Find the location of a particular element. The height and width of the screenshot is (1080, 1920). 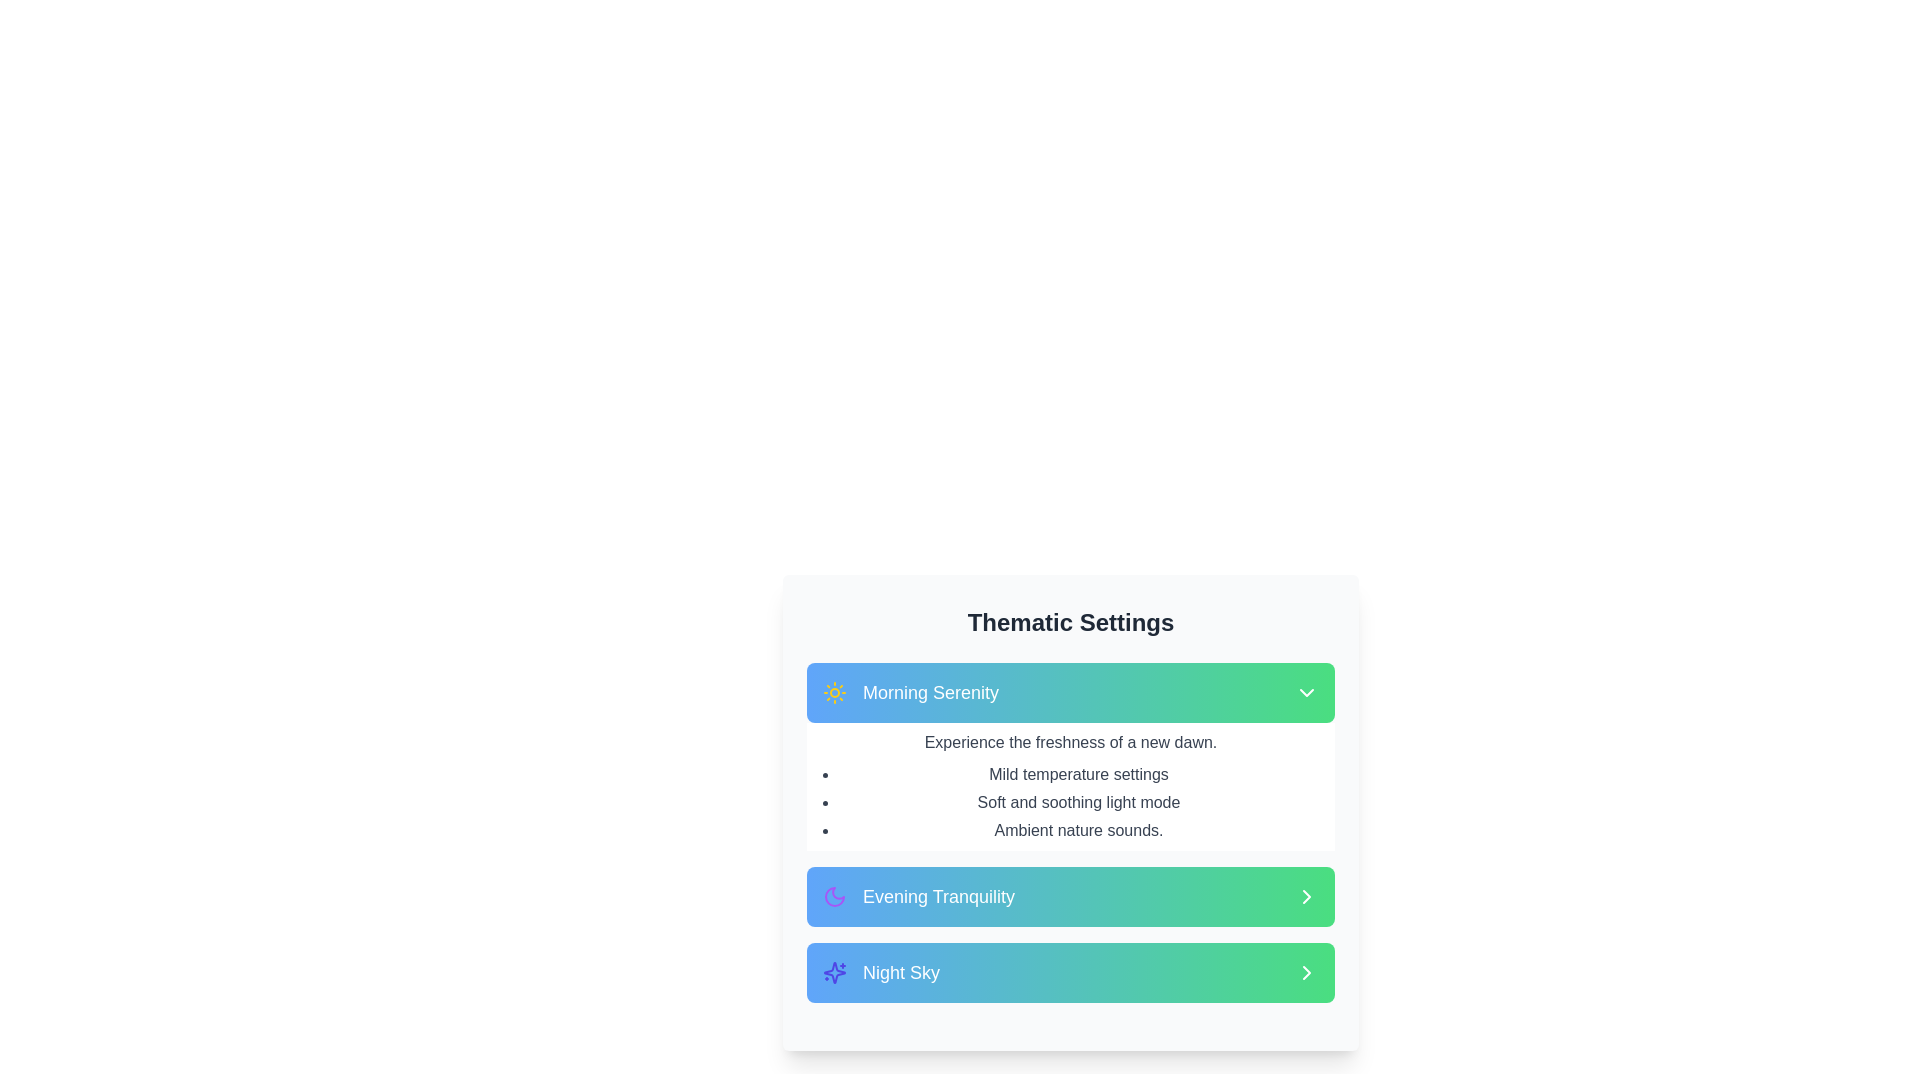

the button for 'Evening Tranquility' located in the 'Thematic Settings' section, which is the second item in the list between 'Morning Serenity' and 'Night Sky' is located at coordinates (1069, 896).